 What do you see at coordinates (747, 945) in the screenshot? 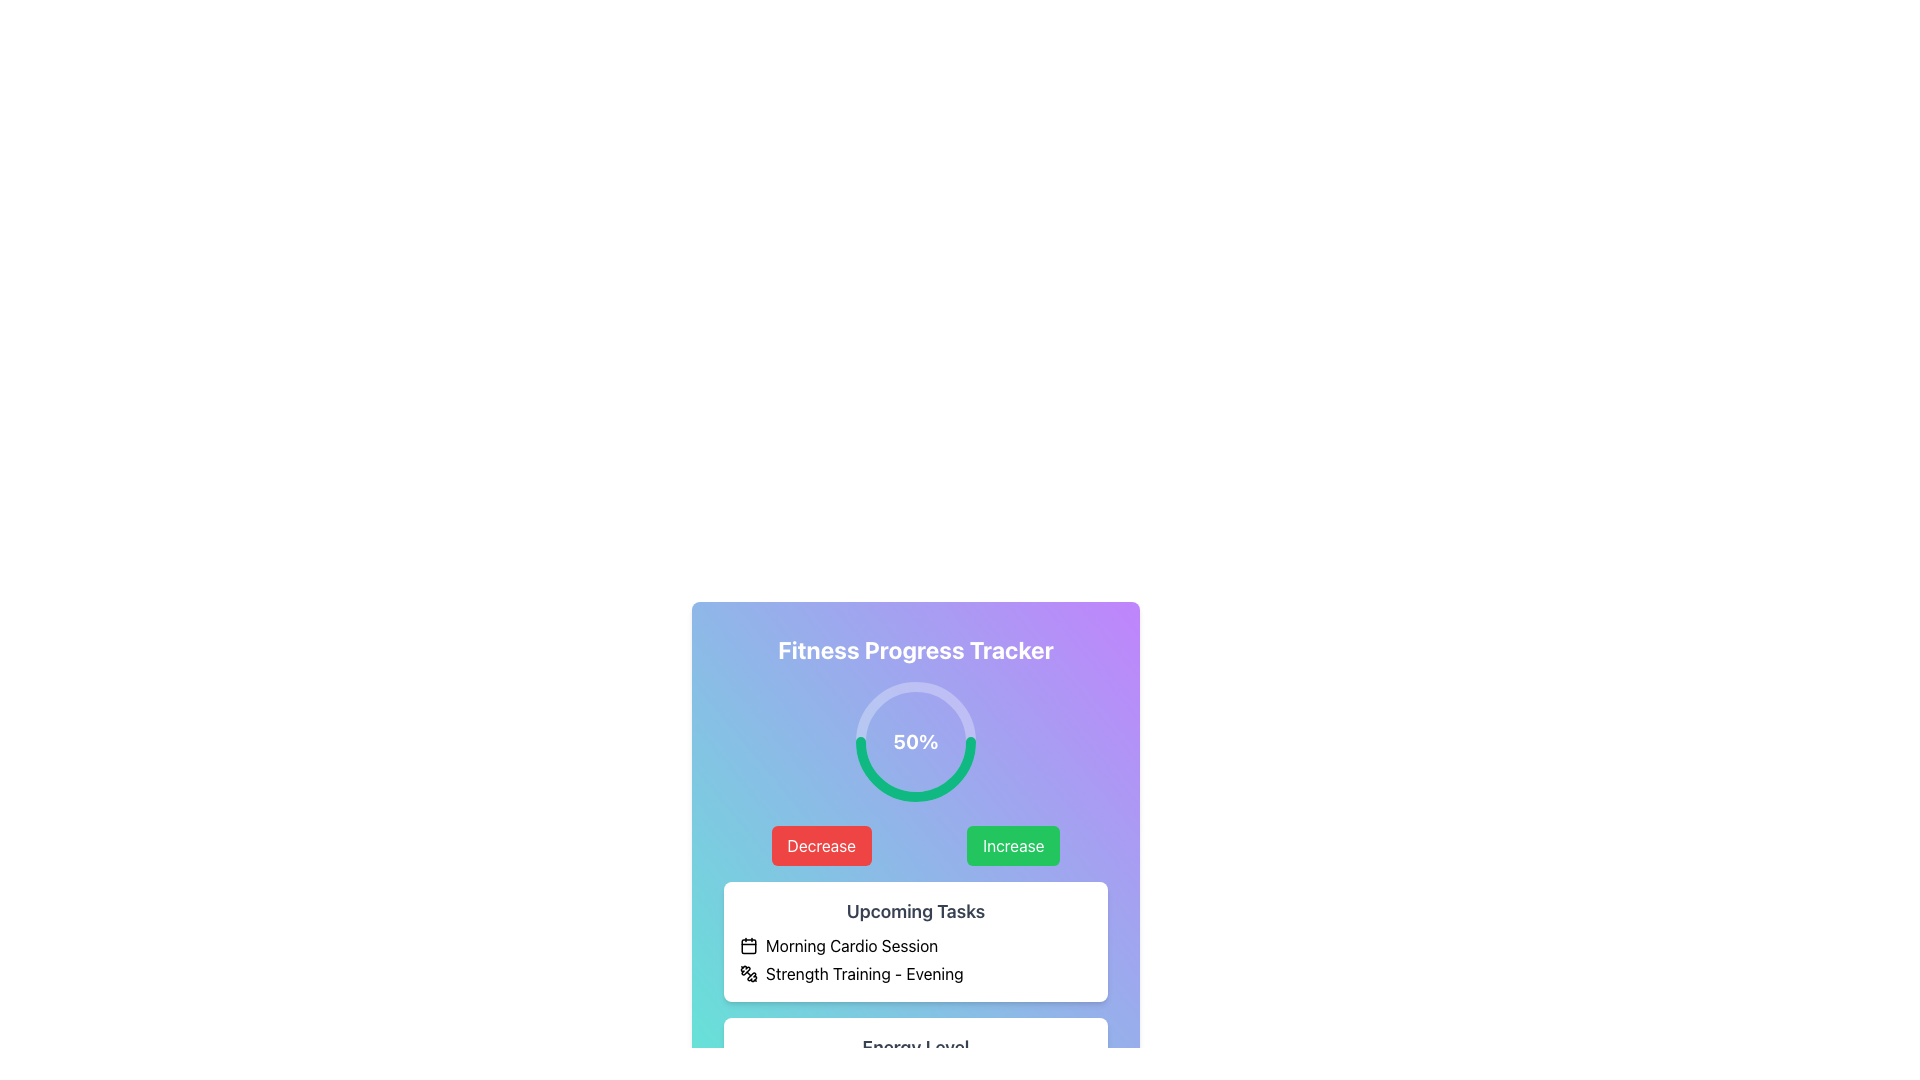
I see `the calendar icon located in the upper-left corner of the 'Morning Cardio Session' text block within the 'Upcoming Tasks' section` at bounding box center [747, 945].